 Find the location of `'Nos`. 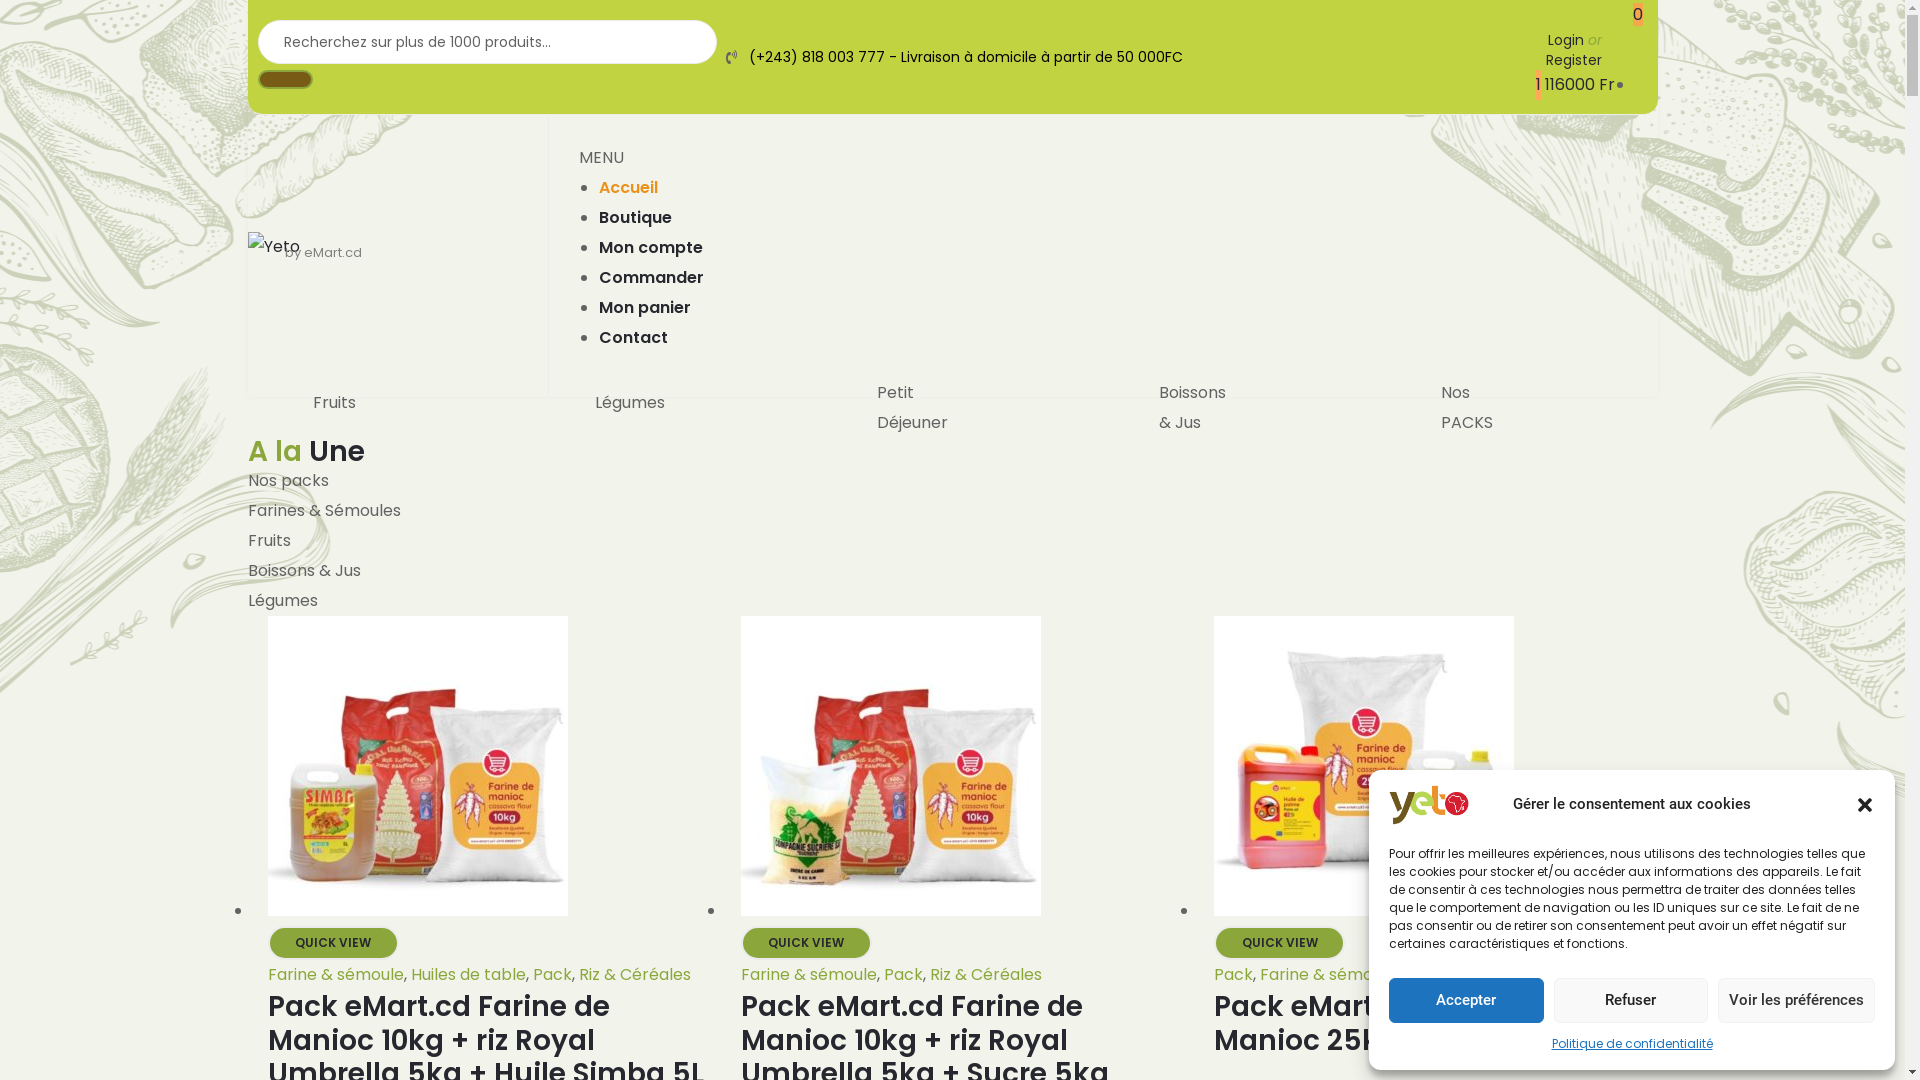

'Nos is located at coordinates (1465, 406).